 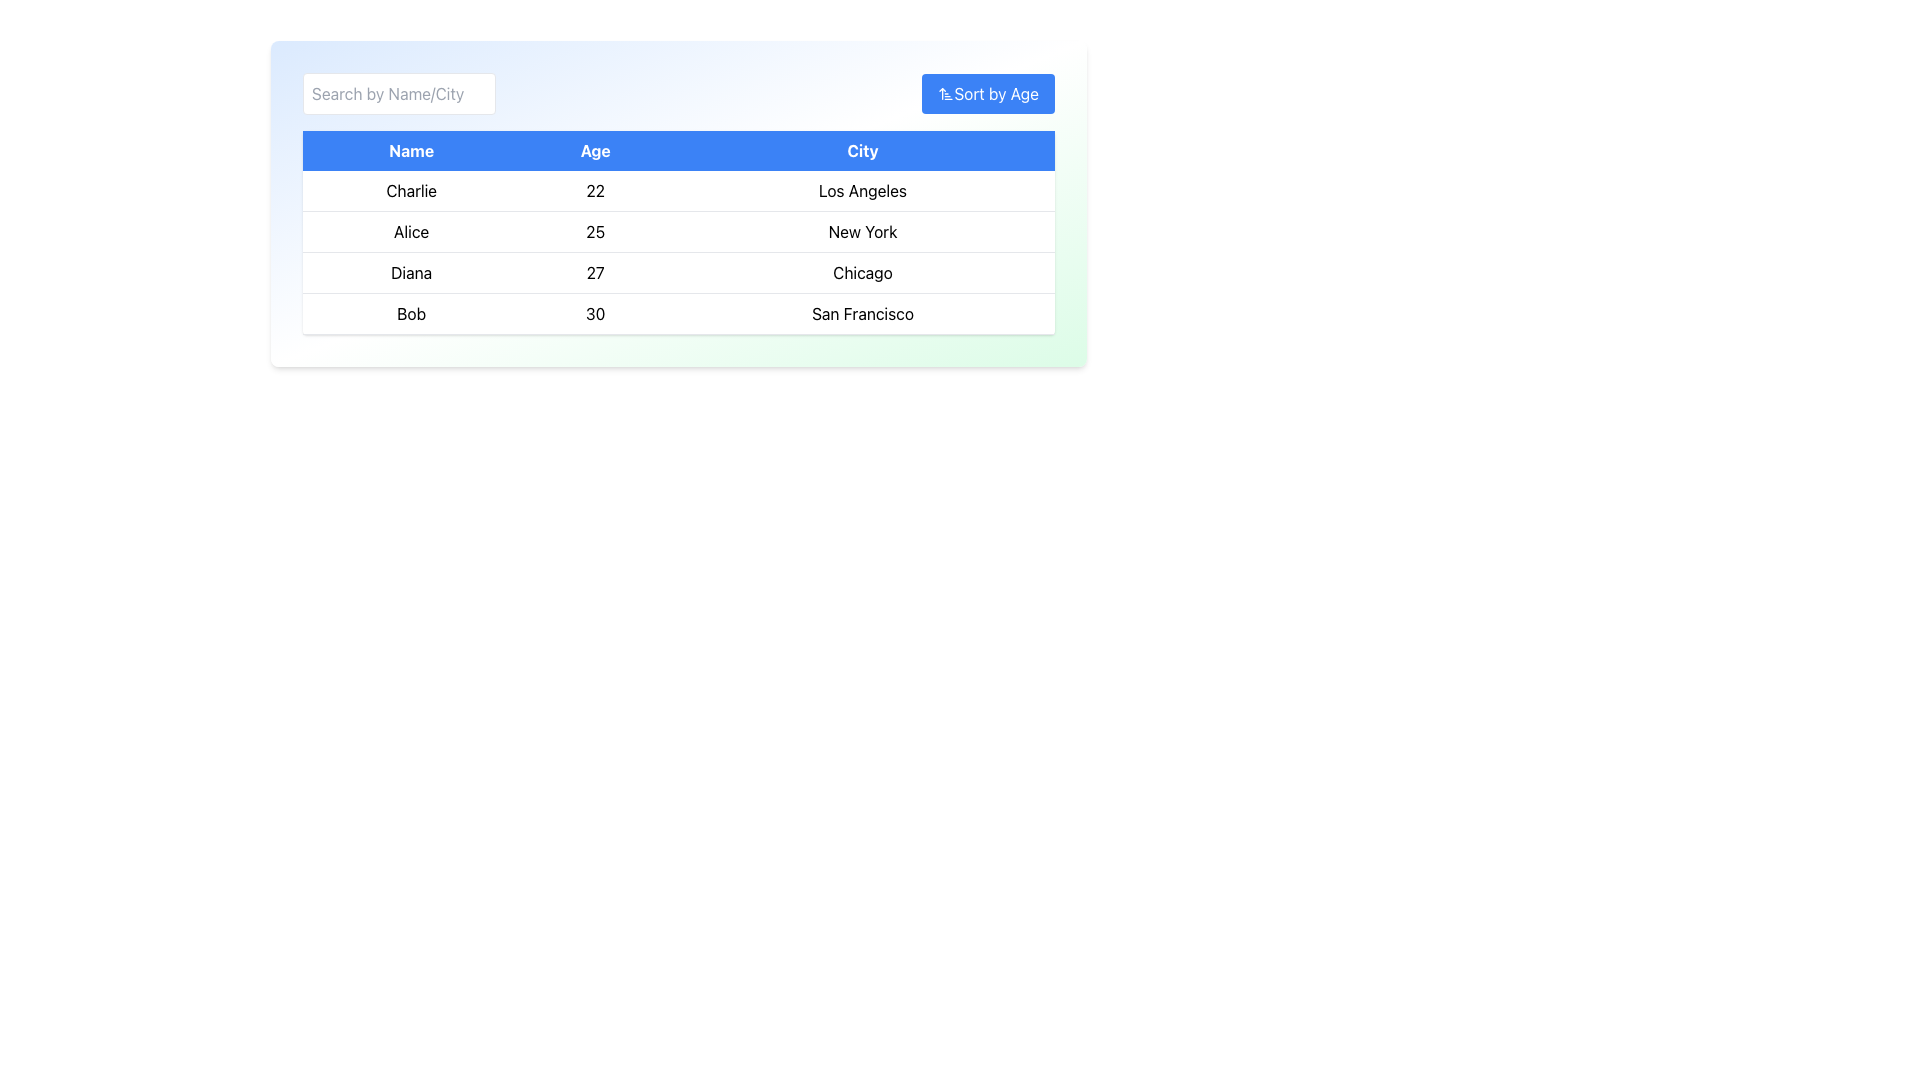 I want to click on the table row displaying information about Diana, who is 27 years old and lives in Chicago, which is positioned as the third row in the table, so click(x=678, y=273).